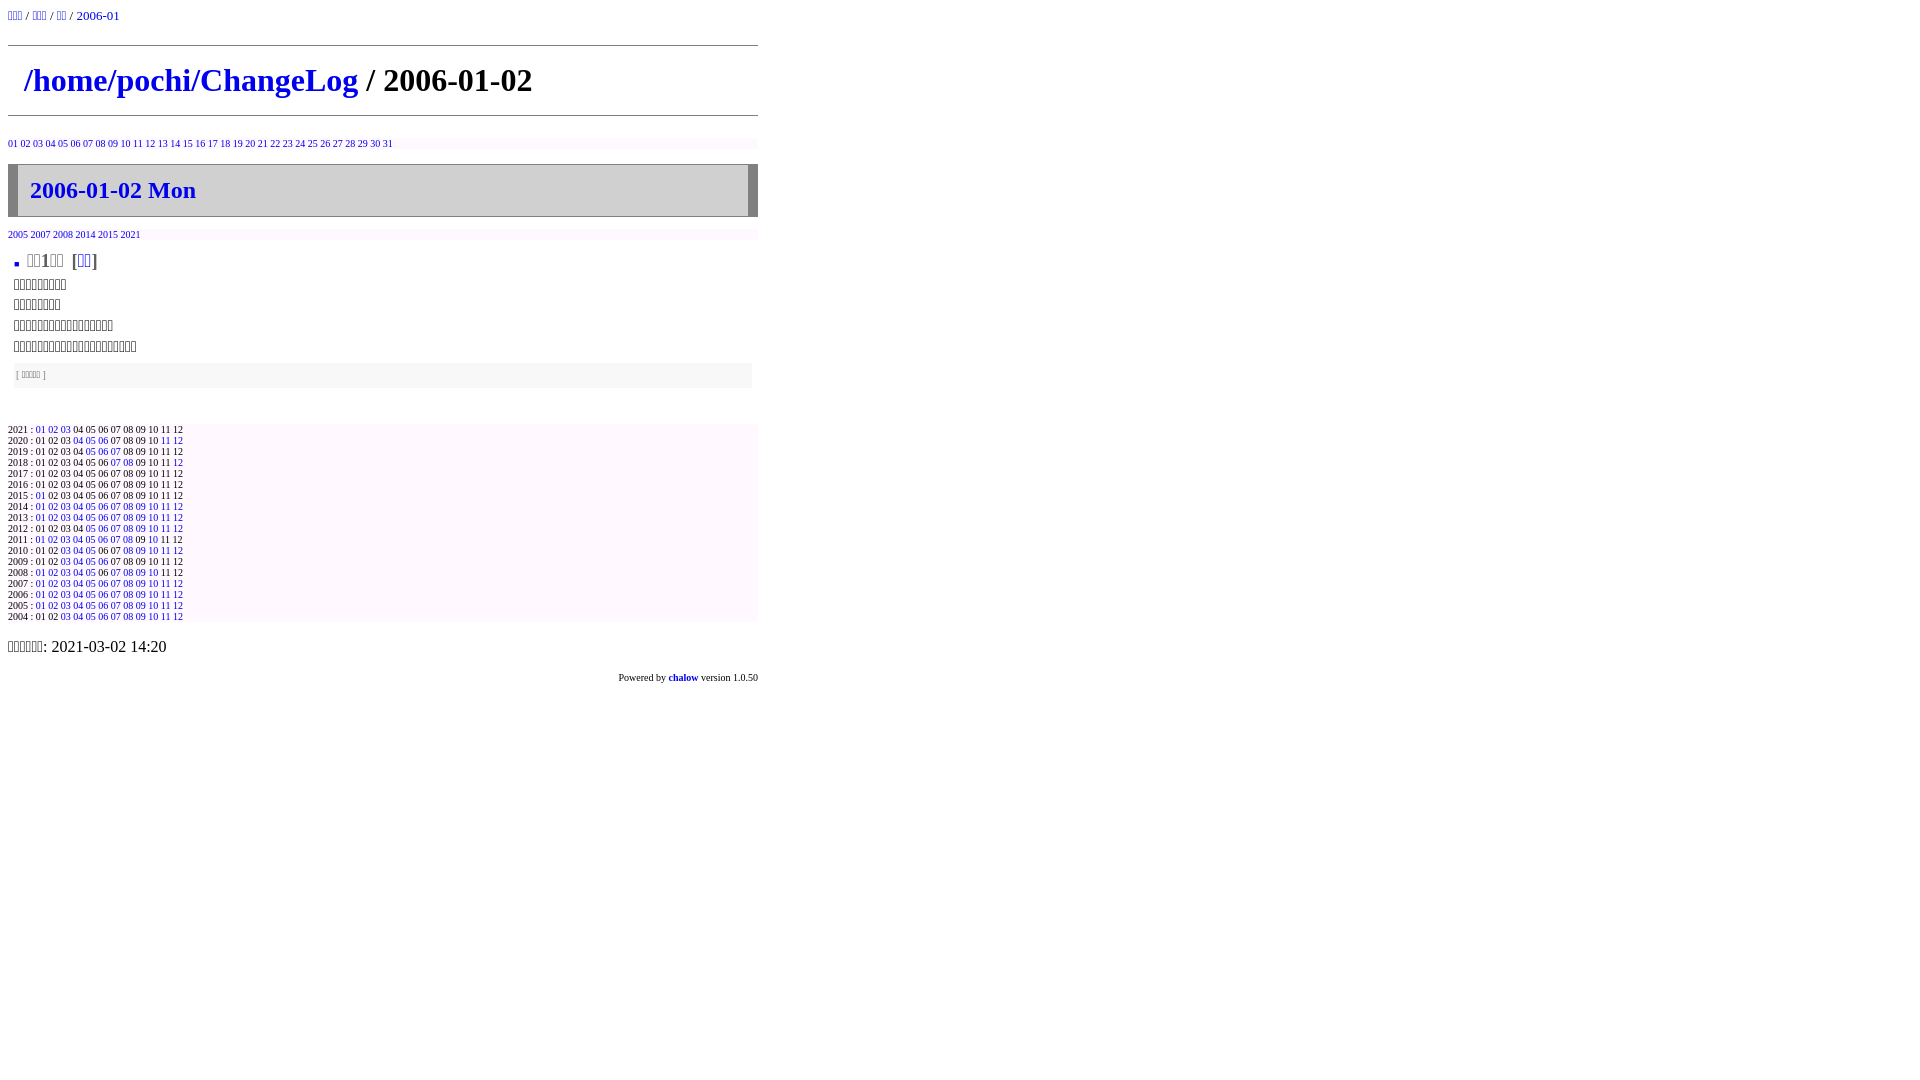 This screenshot has width=1920, height=1080. What do you see at coordinates (127, 583) in the screenshot?
I see `'08'` at bounding box center [127, 583].